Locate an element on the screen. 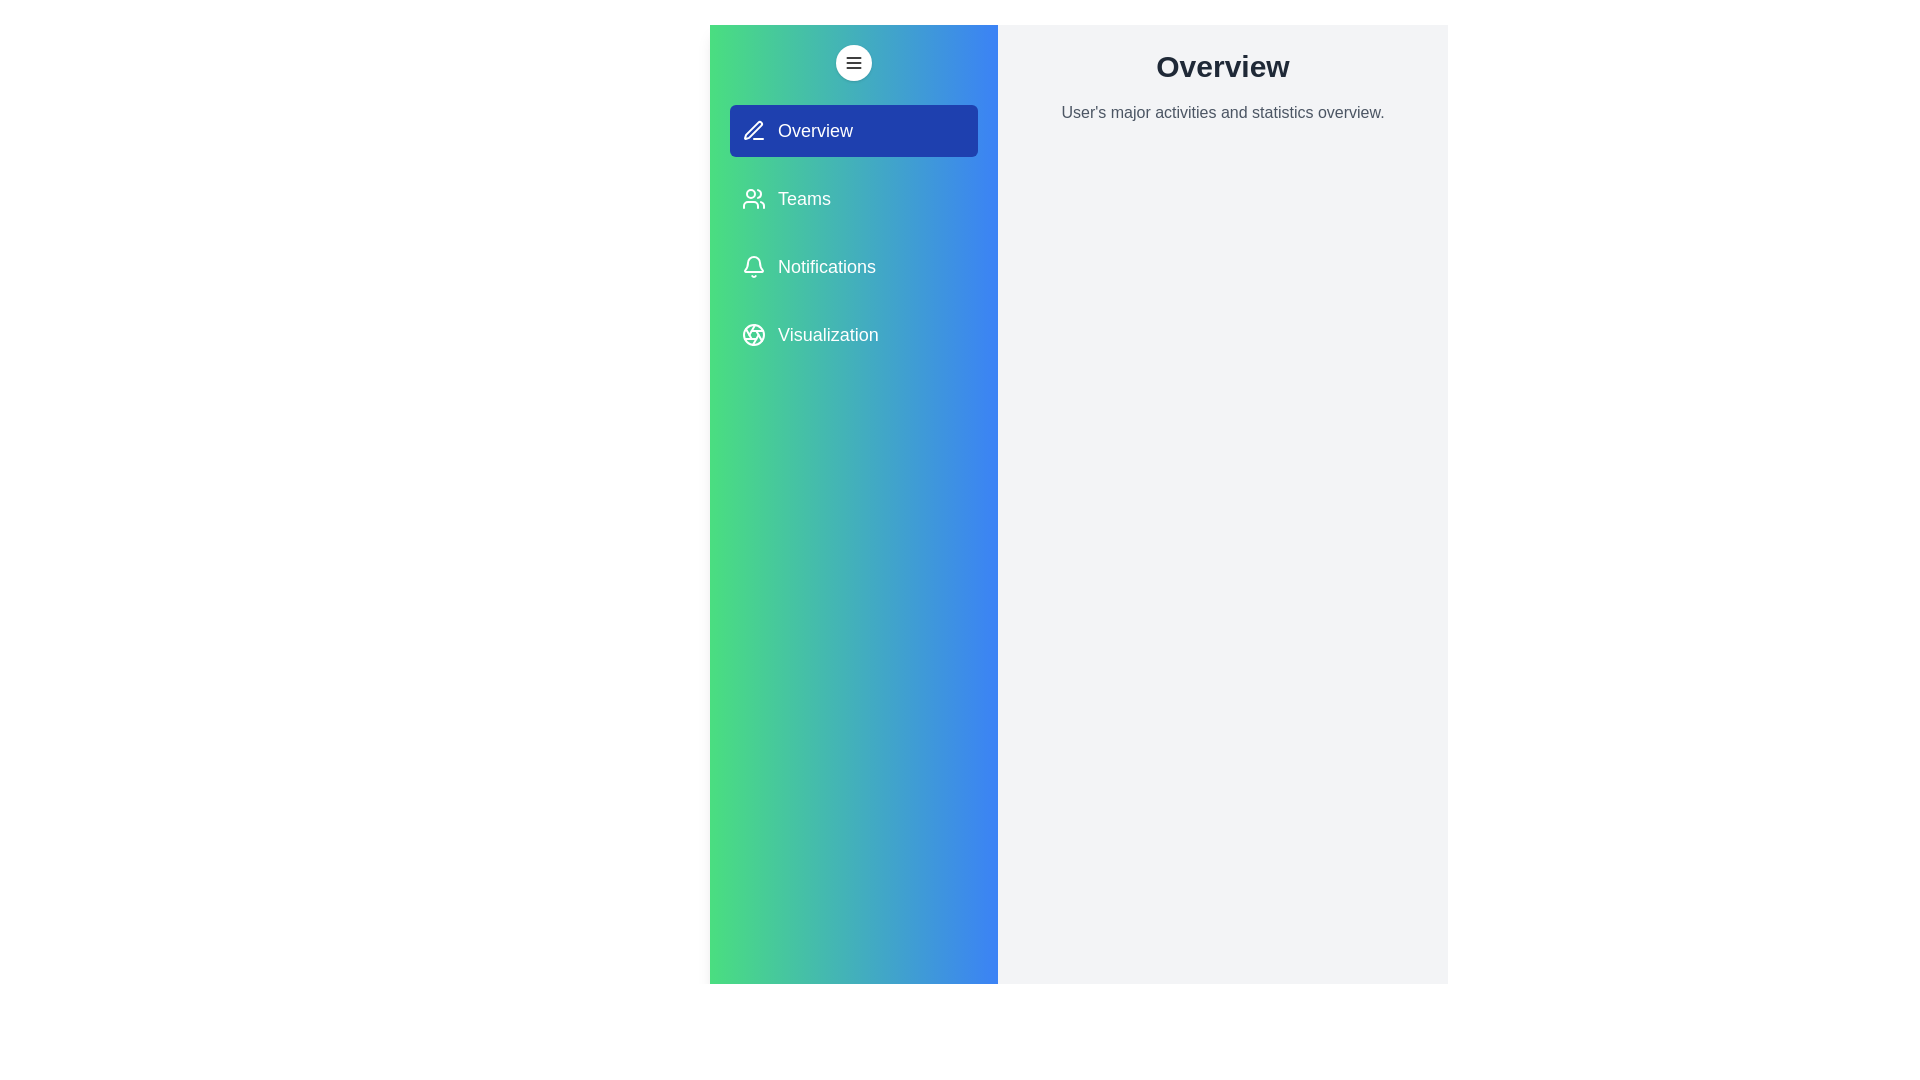 The width and height of the screenshot is (1920, 1080). the drawer elements to observe highlights. The element to hover over is specified by the parameter Notifications is located at coordinates (854, 265).